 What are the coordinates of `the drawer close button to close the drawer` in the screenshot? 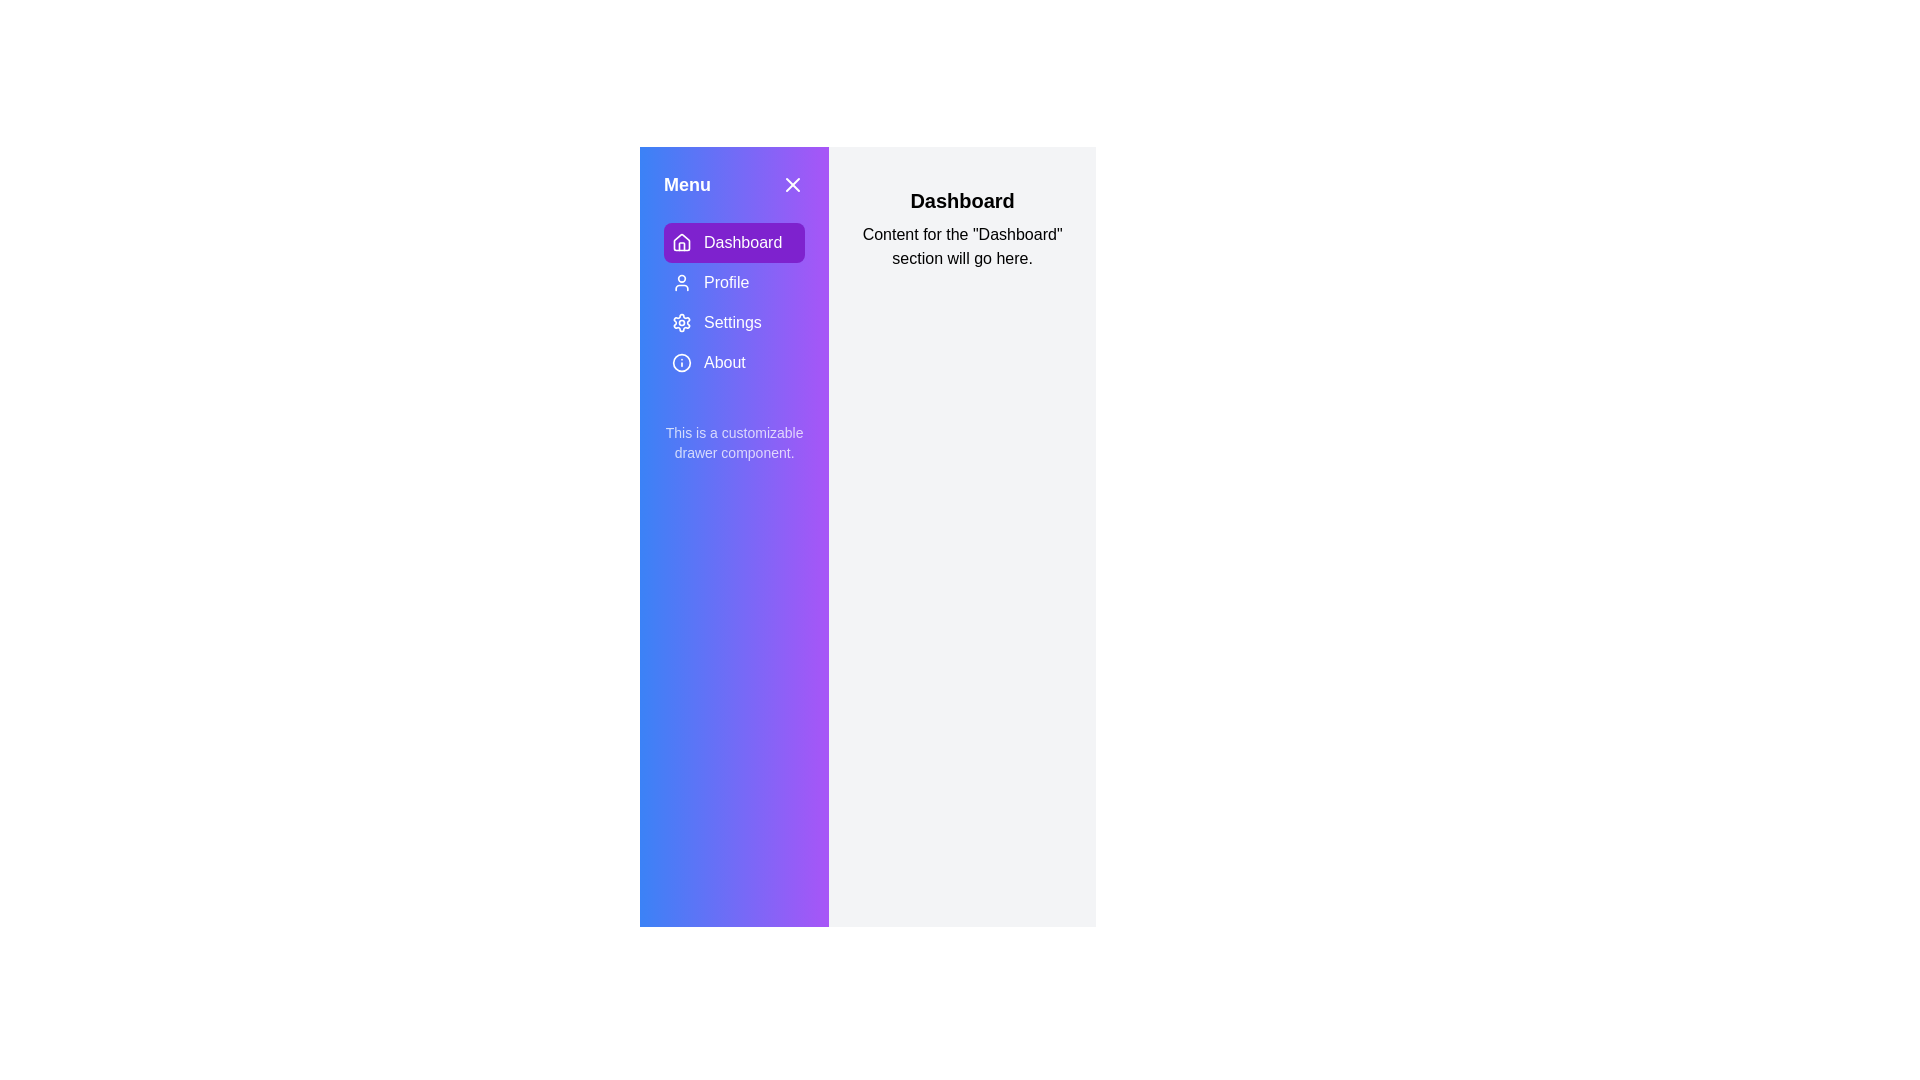 It's located at (792, 185).